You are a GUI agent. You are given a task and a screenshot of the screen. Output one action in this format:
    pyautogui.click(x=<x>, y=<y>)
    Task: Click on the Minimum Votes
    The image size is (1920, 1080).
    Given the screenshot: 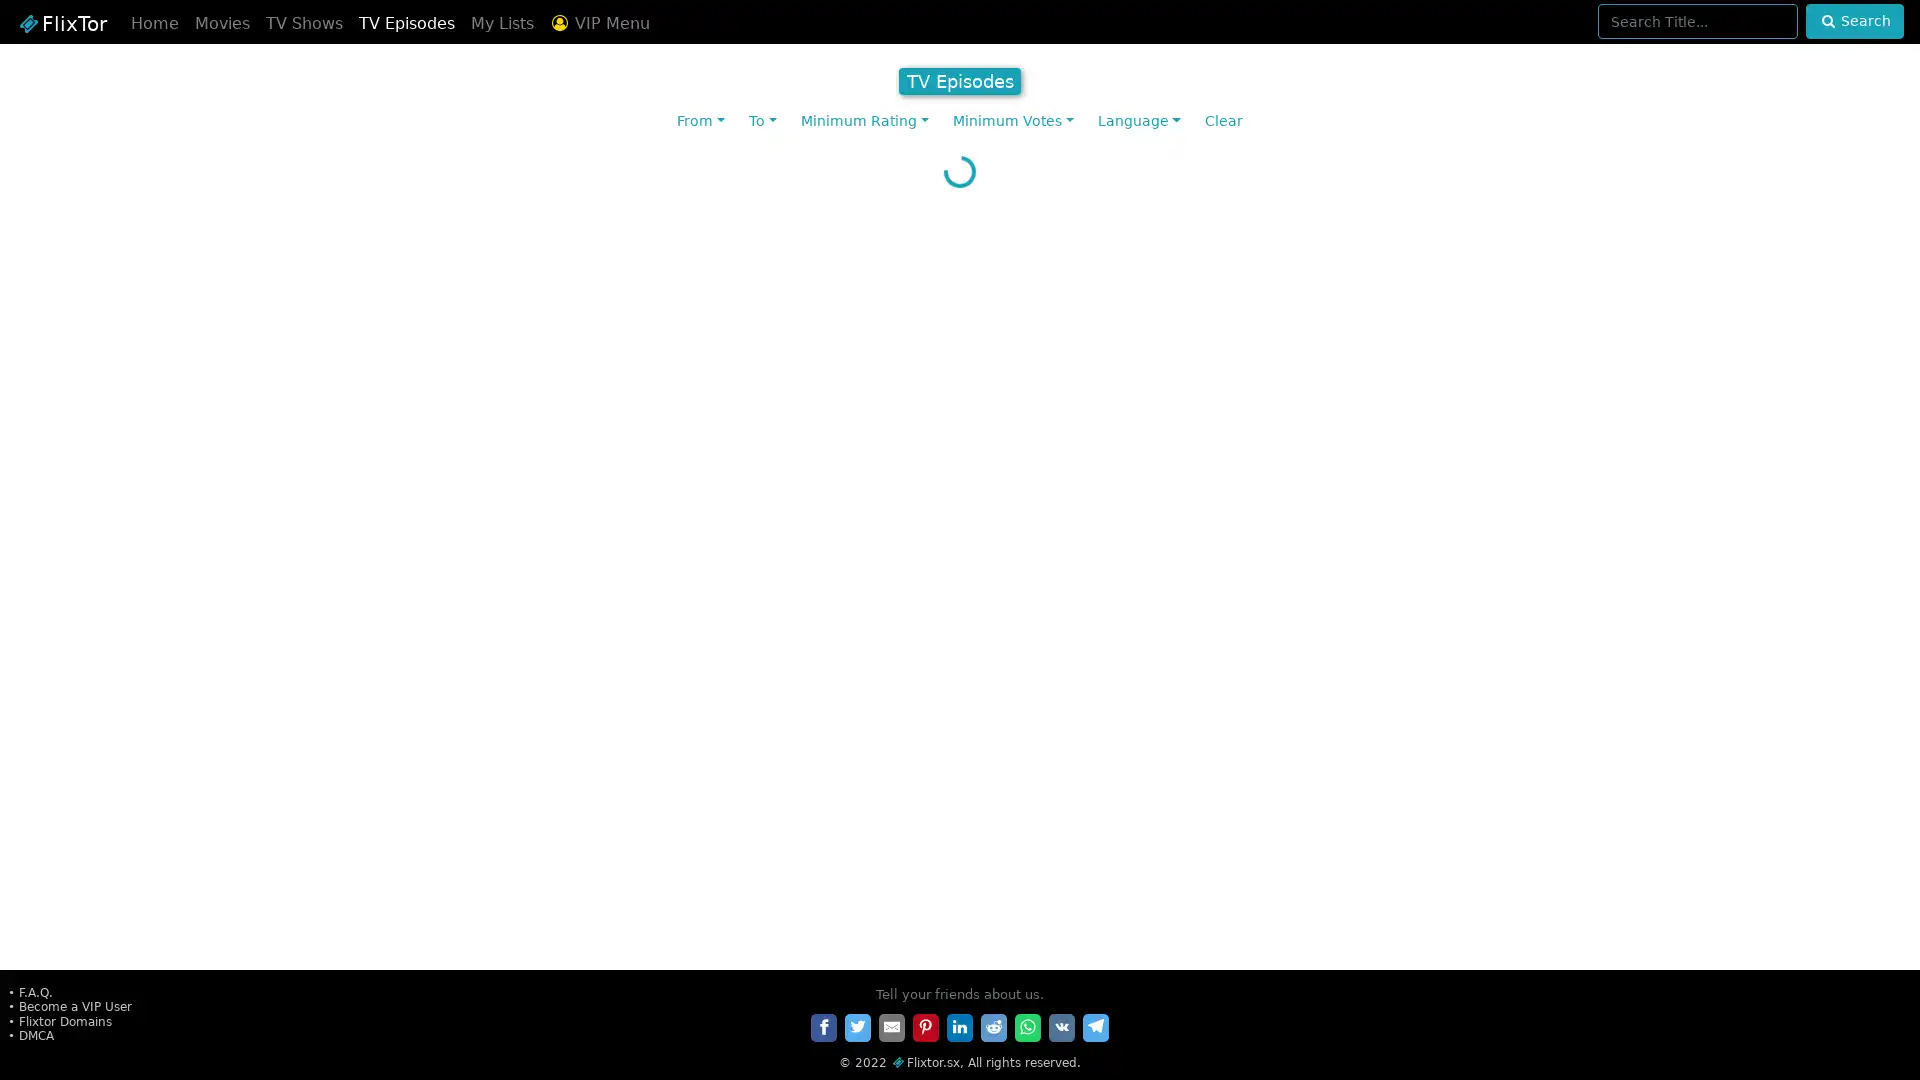 What is the action you would take?
    pyautogui.click(x=1012, y=121)
    